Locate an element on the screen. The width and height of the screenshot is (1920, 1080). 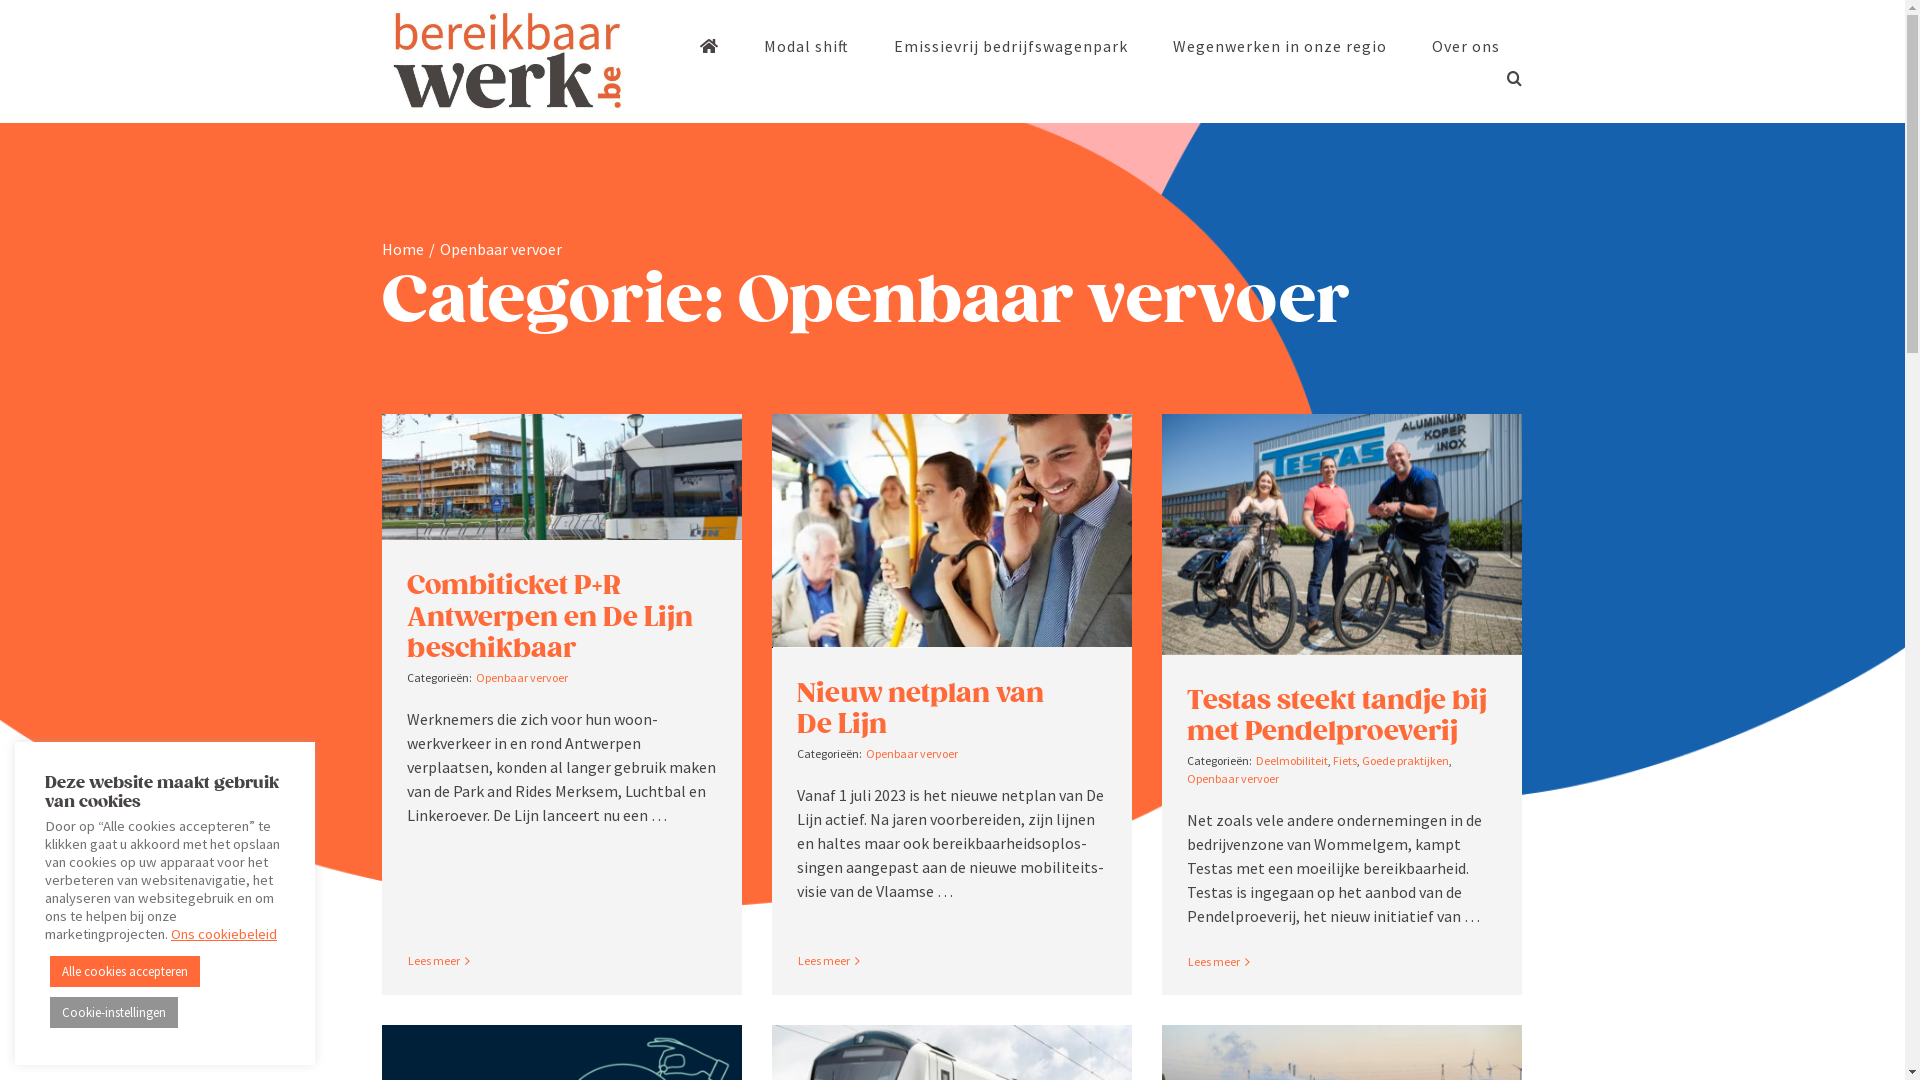
'Openbaar vervoer' is located at coordinates (1232, 777).